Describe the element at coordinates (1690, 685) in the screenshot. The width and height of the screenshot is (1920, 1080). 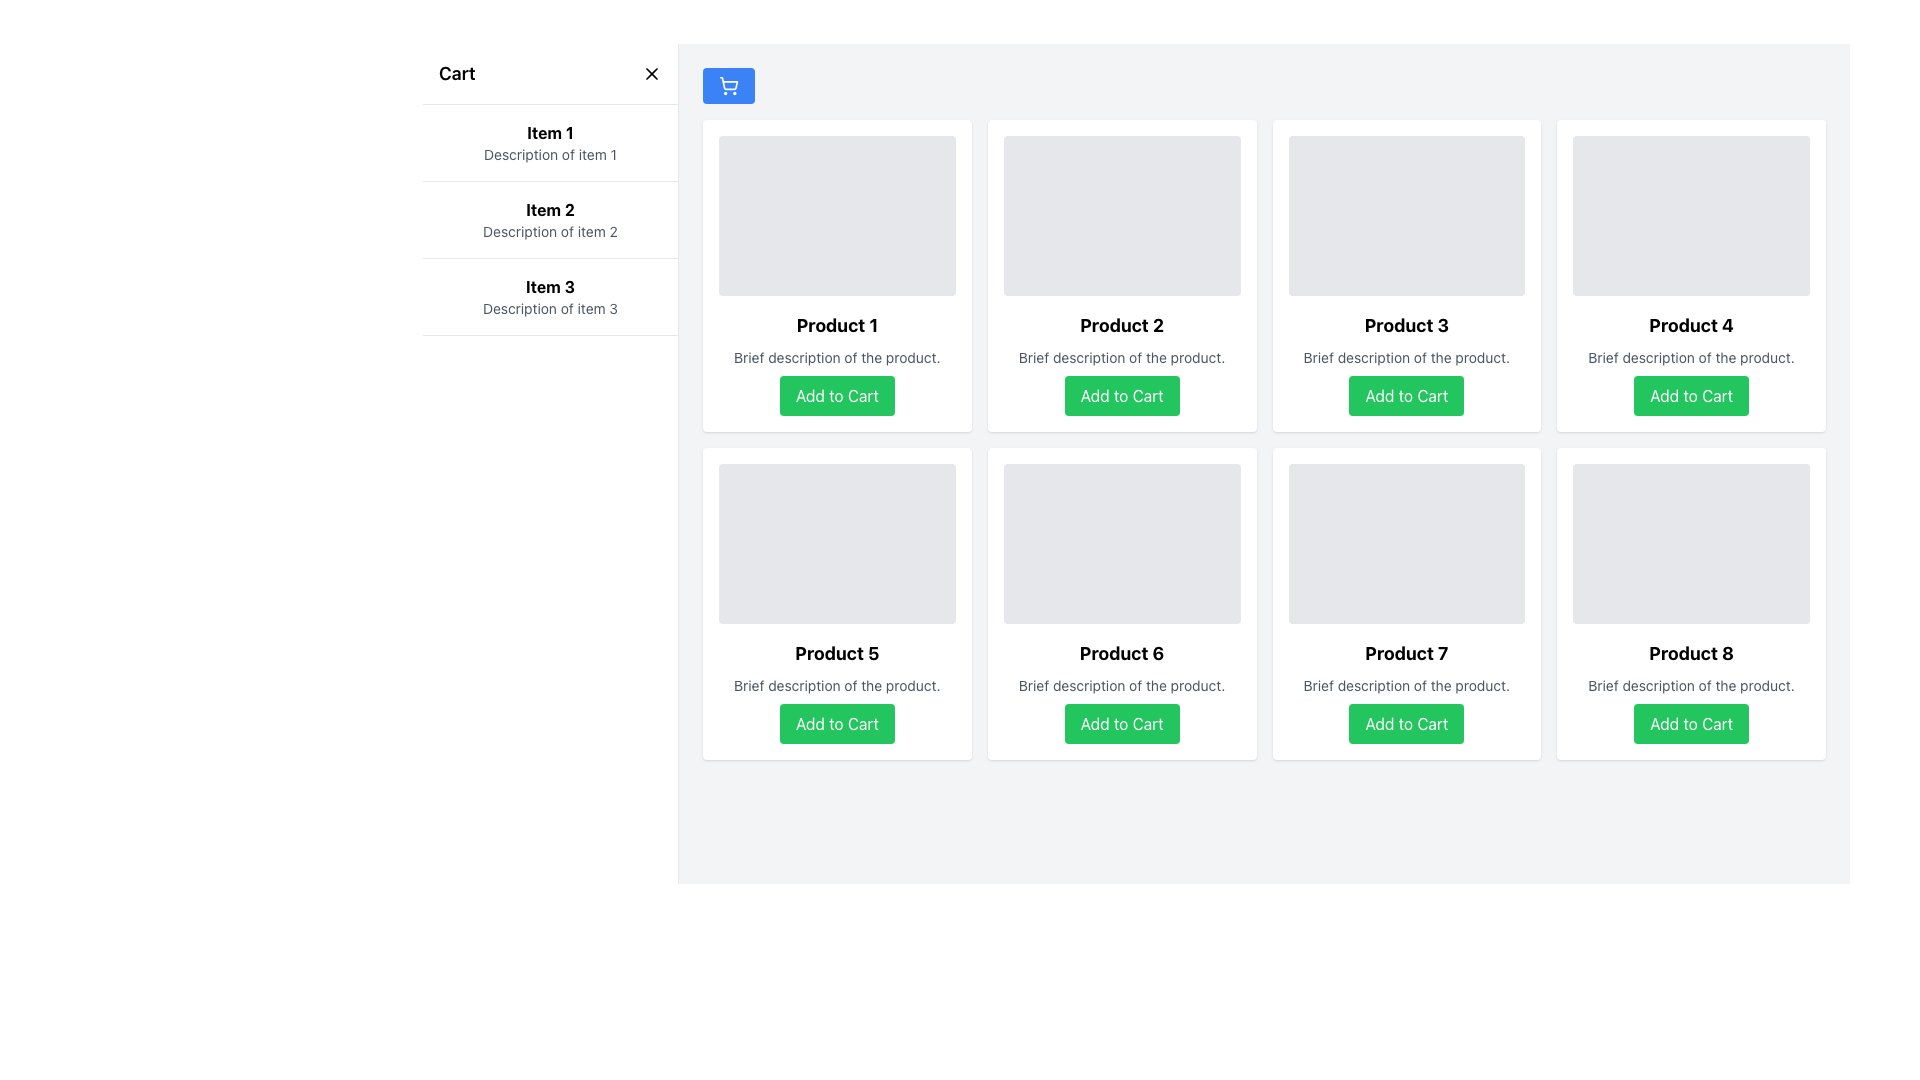
I see `the text label saying 'Brief description of the product.' which is located beneath the title 'Product 8' in the eighth product card` at that location.